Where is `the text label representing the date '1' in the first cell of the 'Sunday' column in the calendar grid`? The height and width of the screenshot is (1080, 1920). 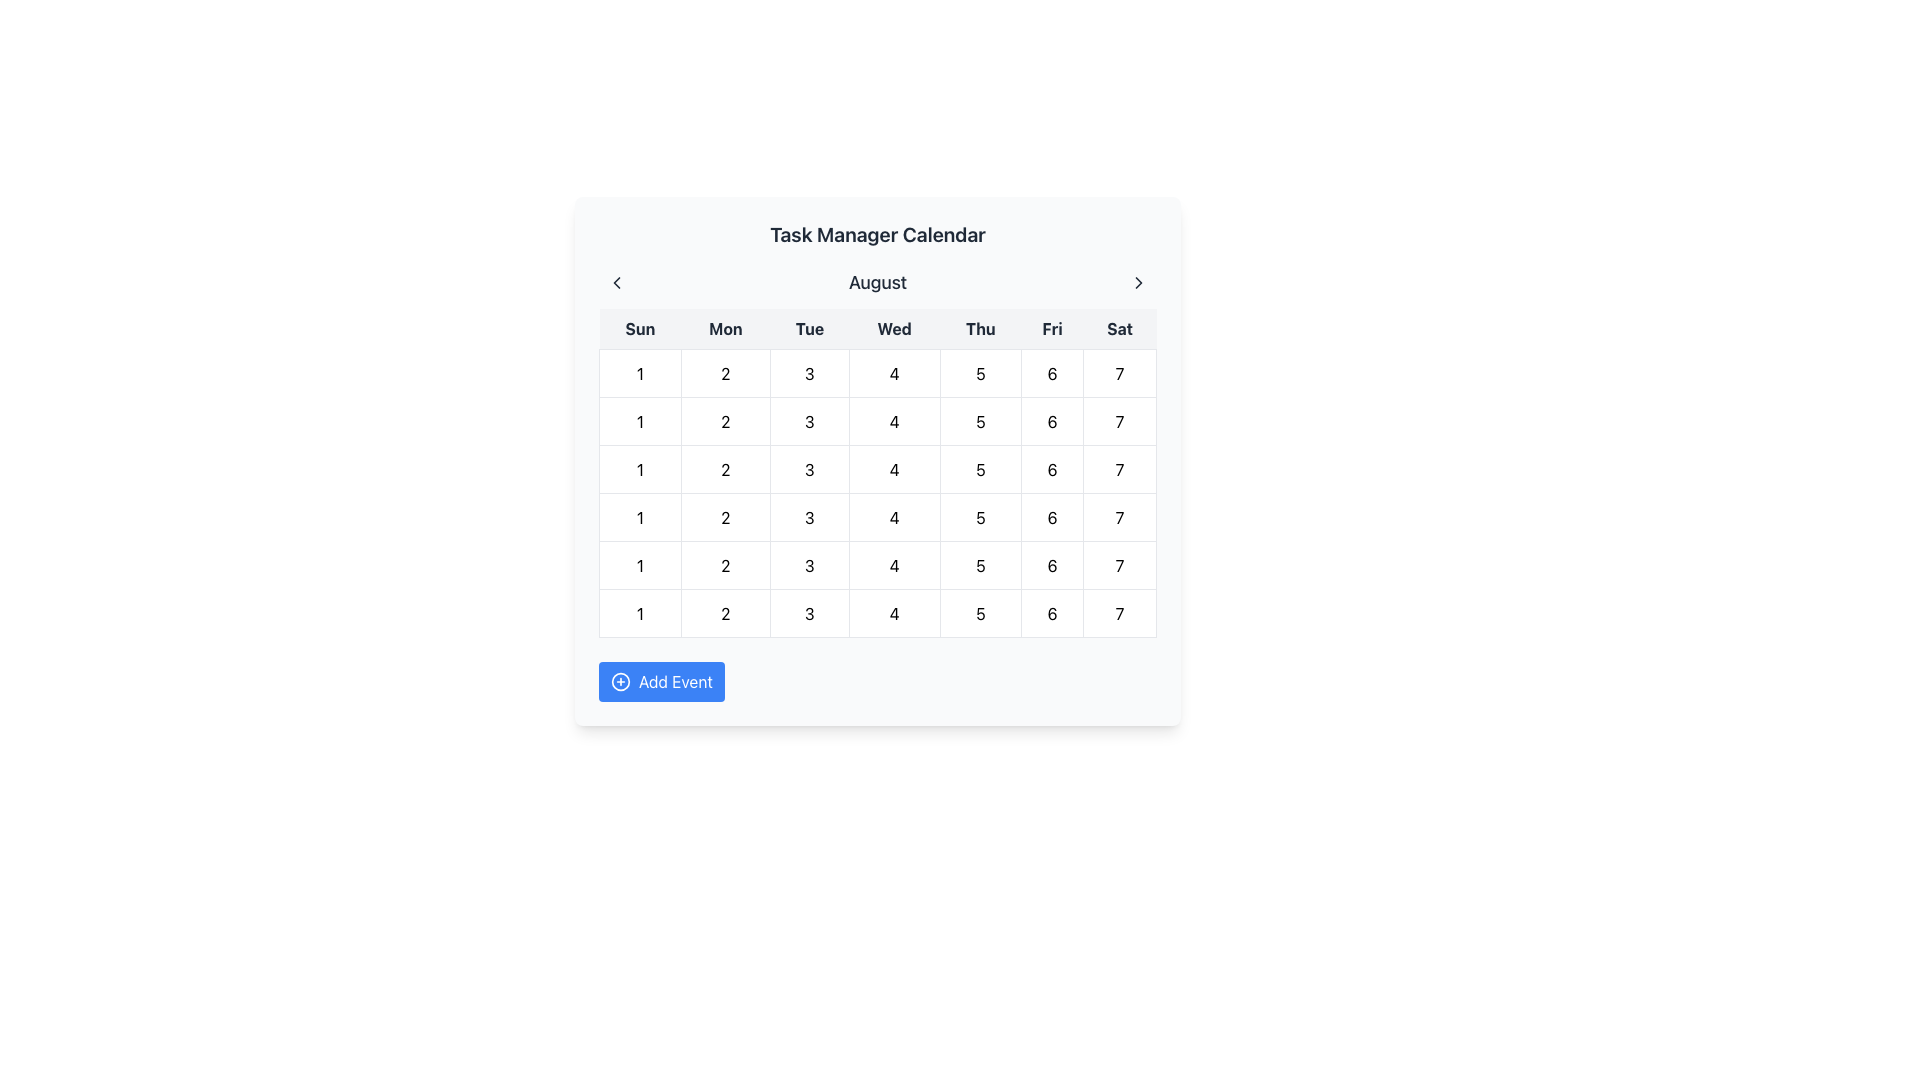
the text label representing the date '1' in the first cell of the 'Sunday' column in the calendar grid is located at coordinates (640, 420).